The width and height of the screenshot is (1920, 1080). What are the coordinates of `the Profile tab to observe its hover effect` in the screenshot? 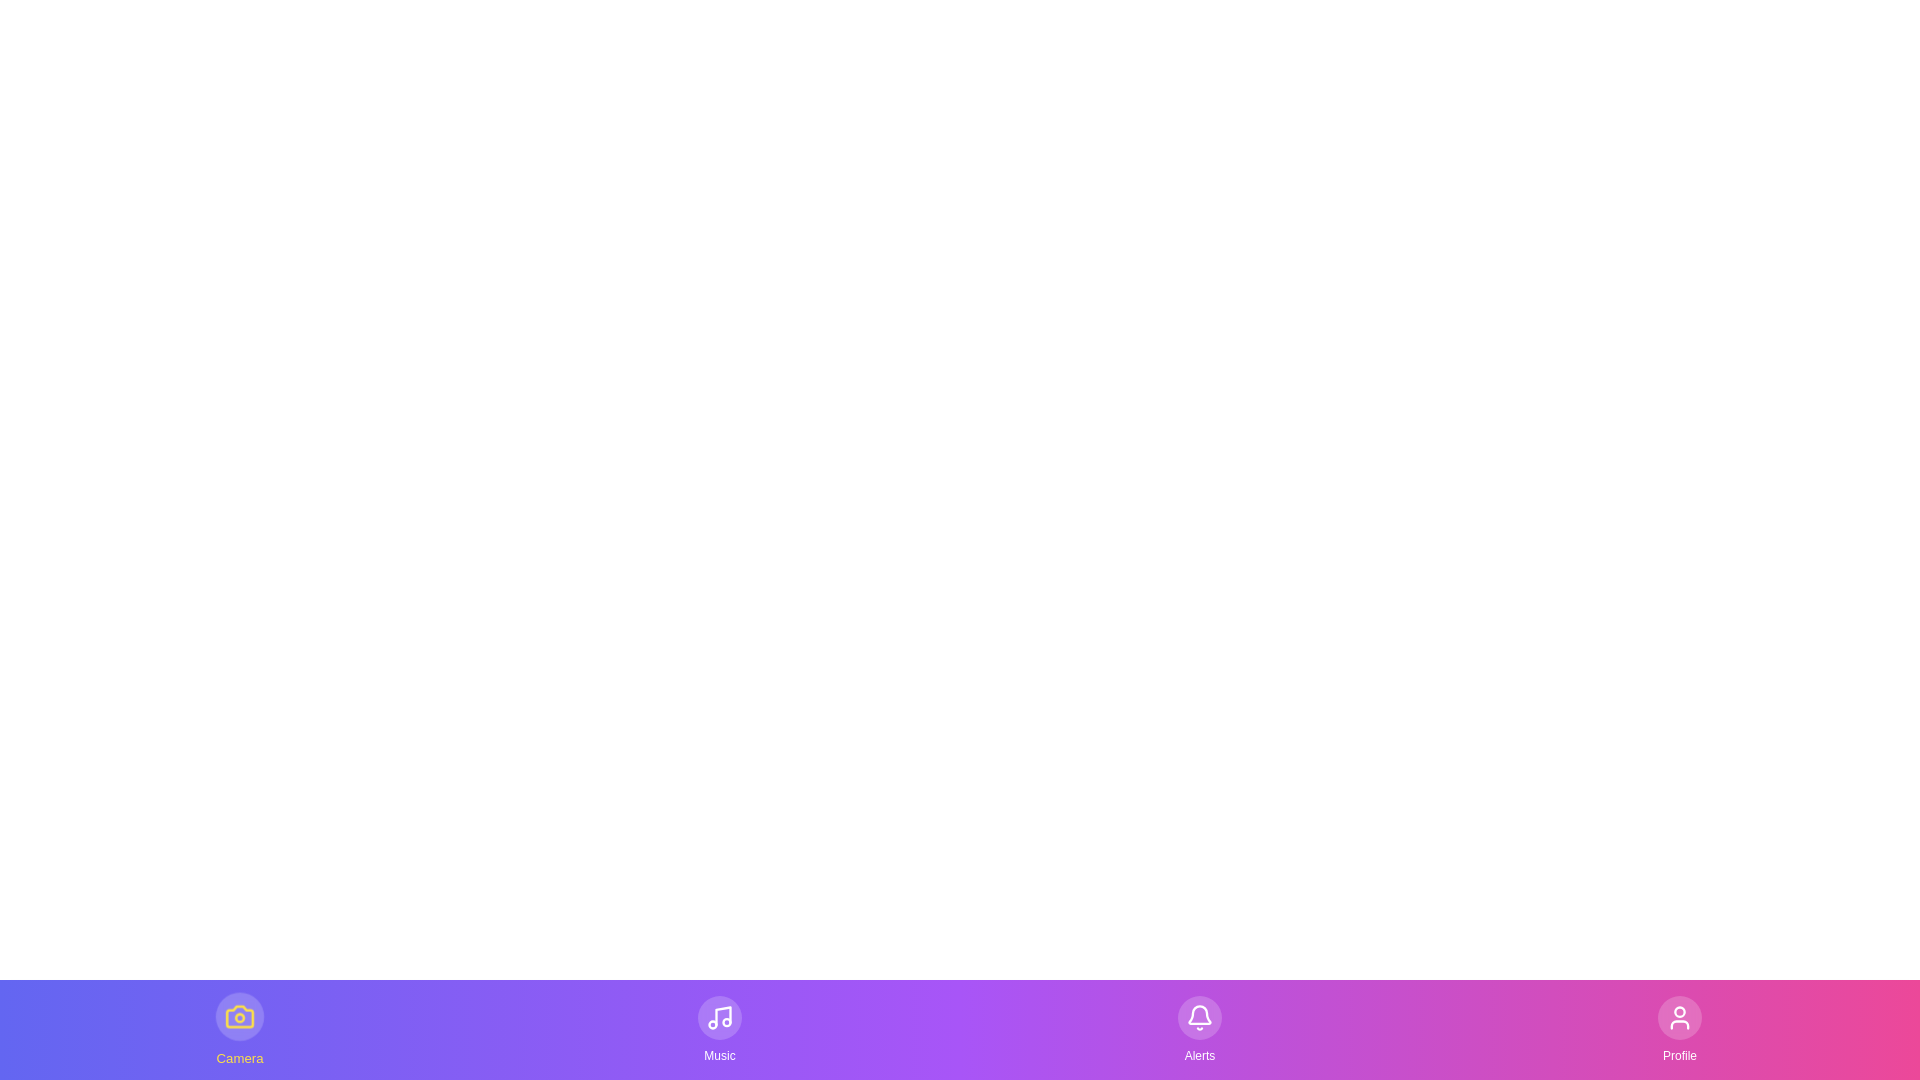 It's located at (1680, 1029).